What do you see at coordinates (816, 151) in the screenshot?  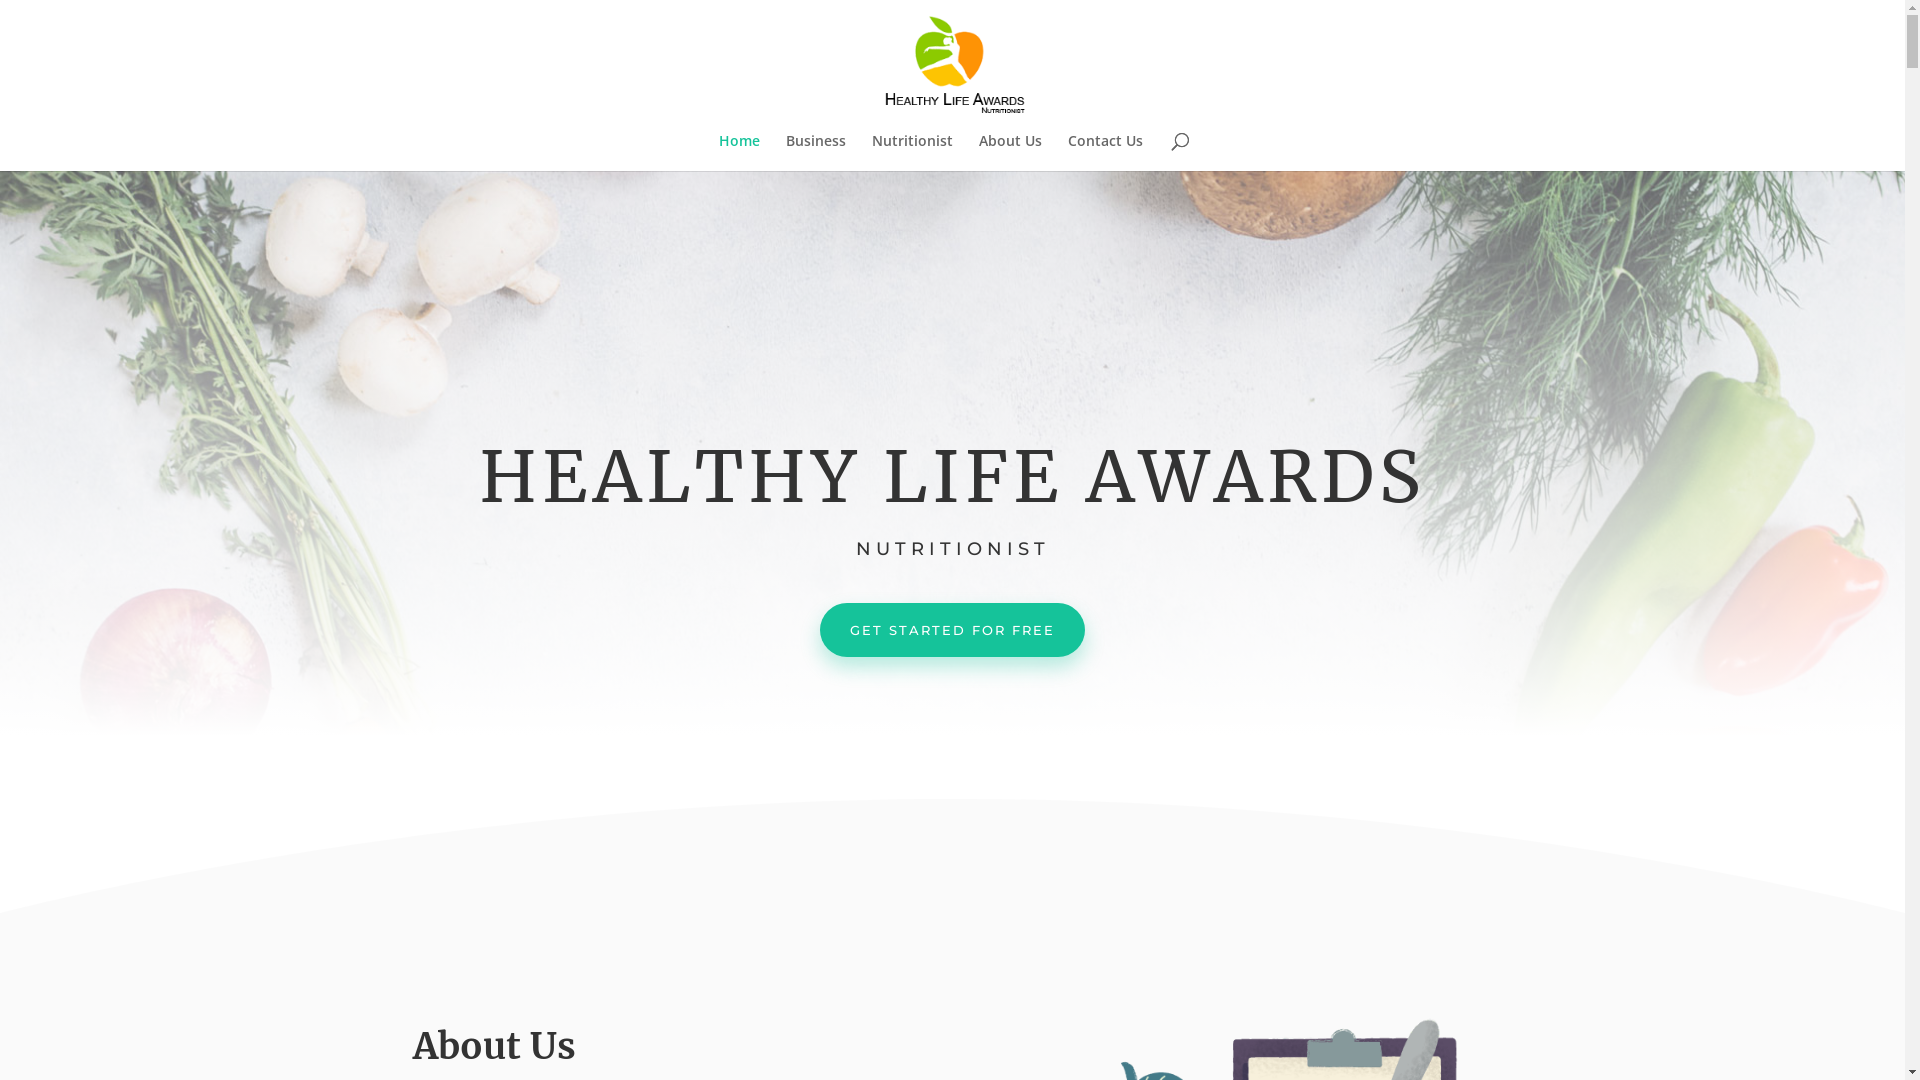 I see `'Business'` at bounding box center [816, 151].